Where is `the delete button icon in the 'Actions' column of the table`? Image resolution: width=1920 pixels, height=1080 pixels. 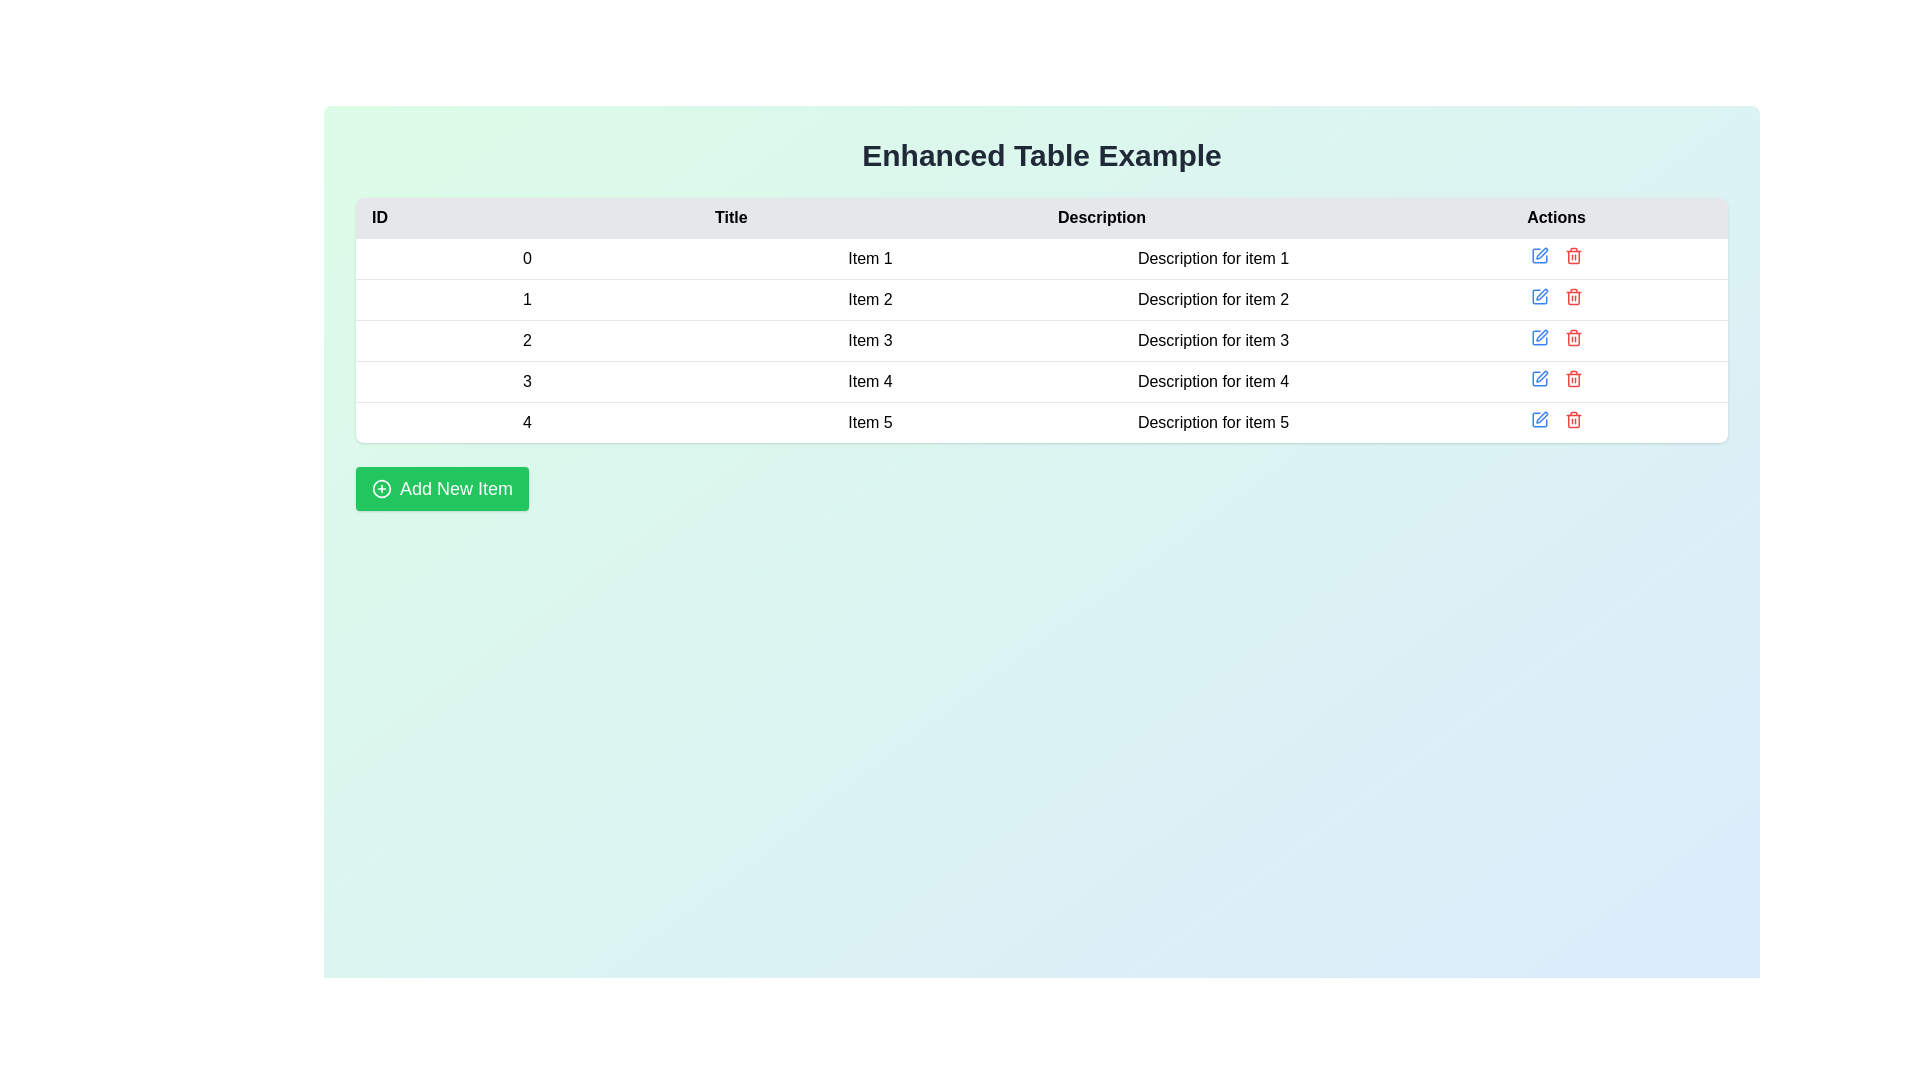 the delete button icon in the 'Actions' column of the table is located at coordinates (1572, 254).